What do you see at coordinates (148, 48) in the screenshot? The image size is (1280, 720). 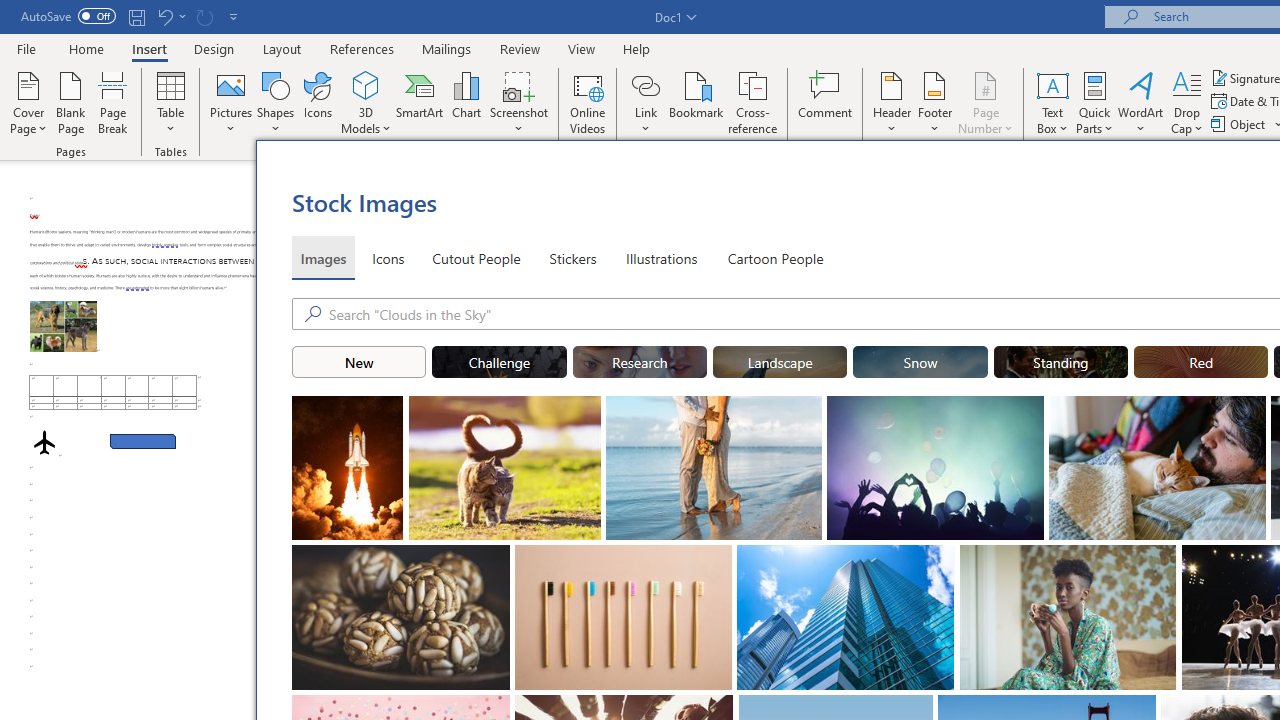 I see `'Insert'` at bounding box center [148, 48].